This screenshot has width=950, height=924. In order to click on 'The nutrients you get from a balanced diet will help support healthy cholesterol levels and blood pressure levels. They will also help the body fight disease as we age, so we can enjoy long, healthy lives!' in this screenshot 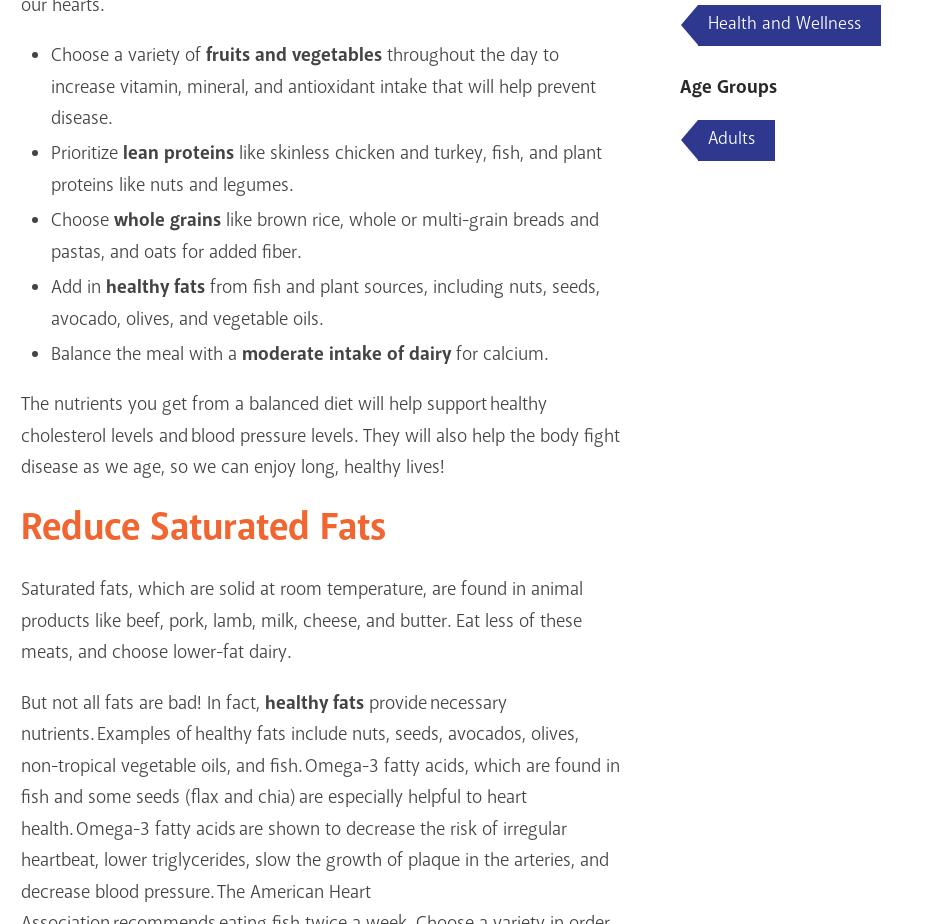, I will do `click(319, 436)`.